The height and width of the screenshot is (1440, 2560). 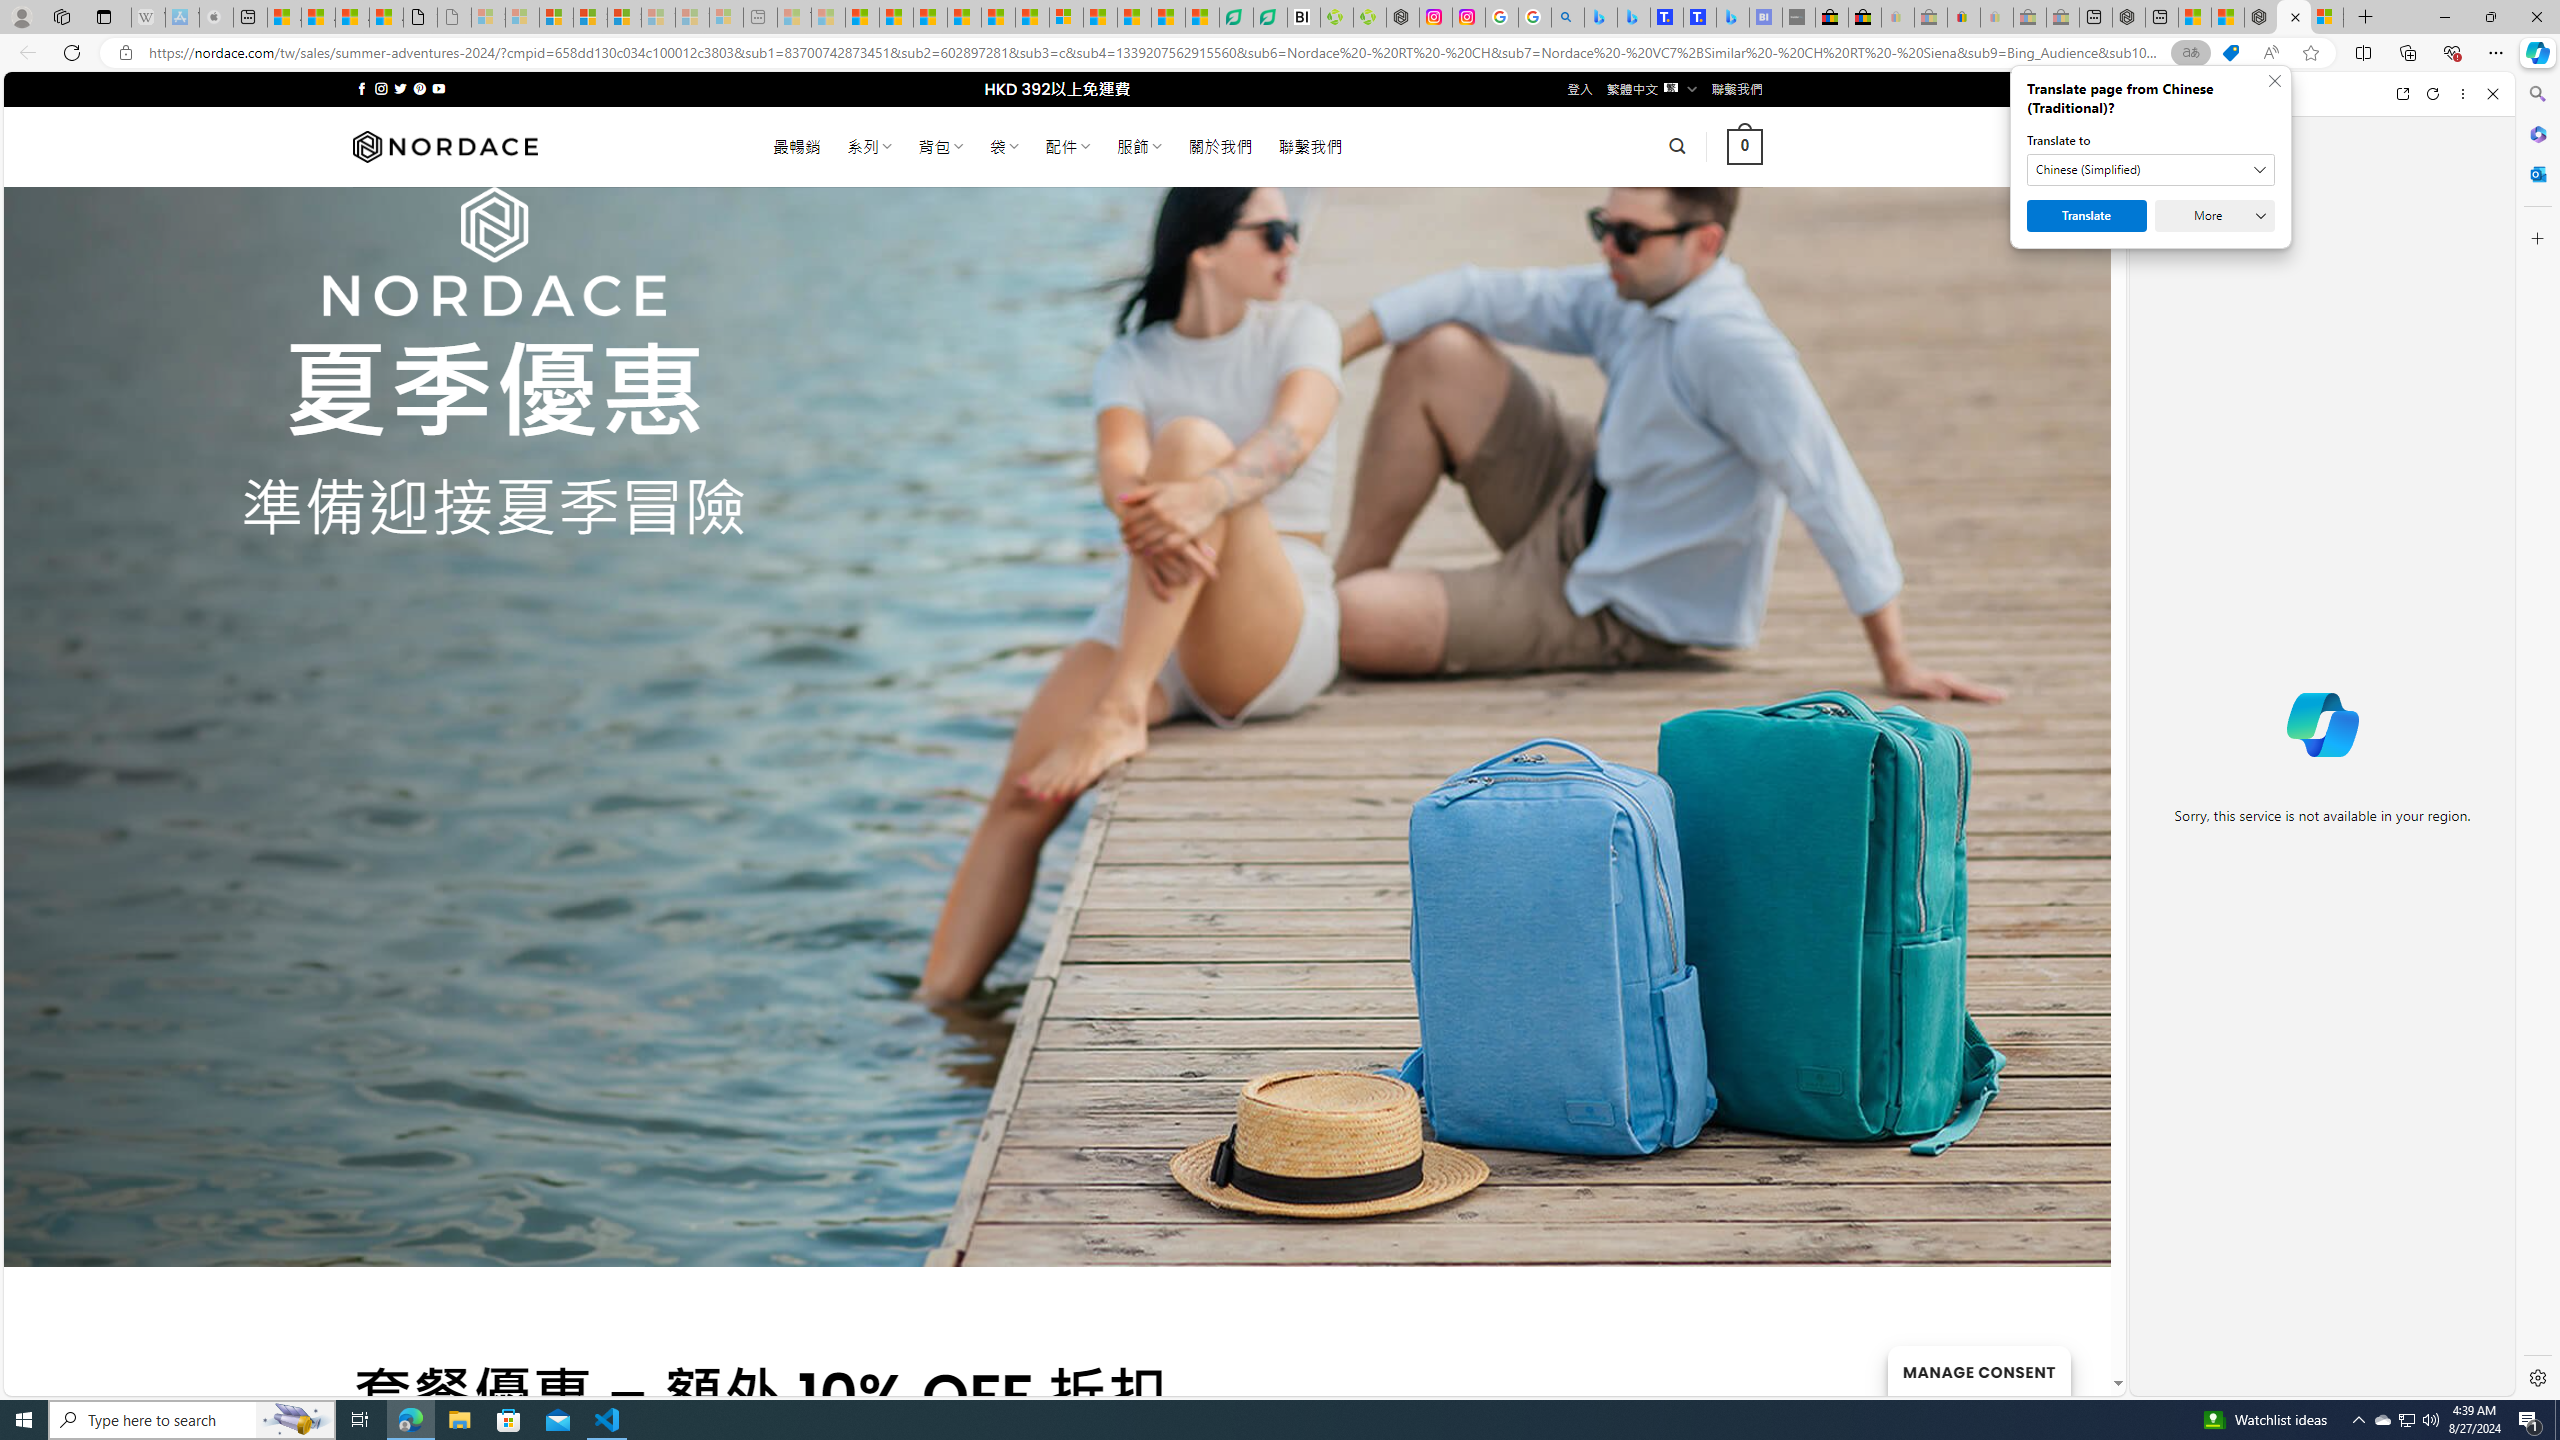 What do you see at coordinates (1500, 16) in the screenshot?
I see `'Safety in Our Products - Google Safety Center'` at bounding box center [1500, 16].